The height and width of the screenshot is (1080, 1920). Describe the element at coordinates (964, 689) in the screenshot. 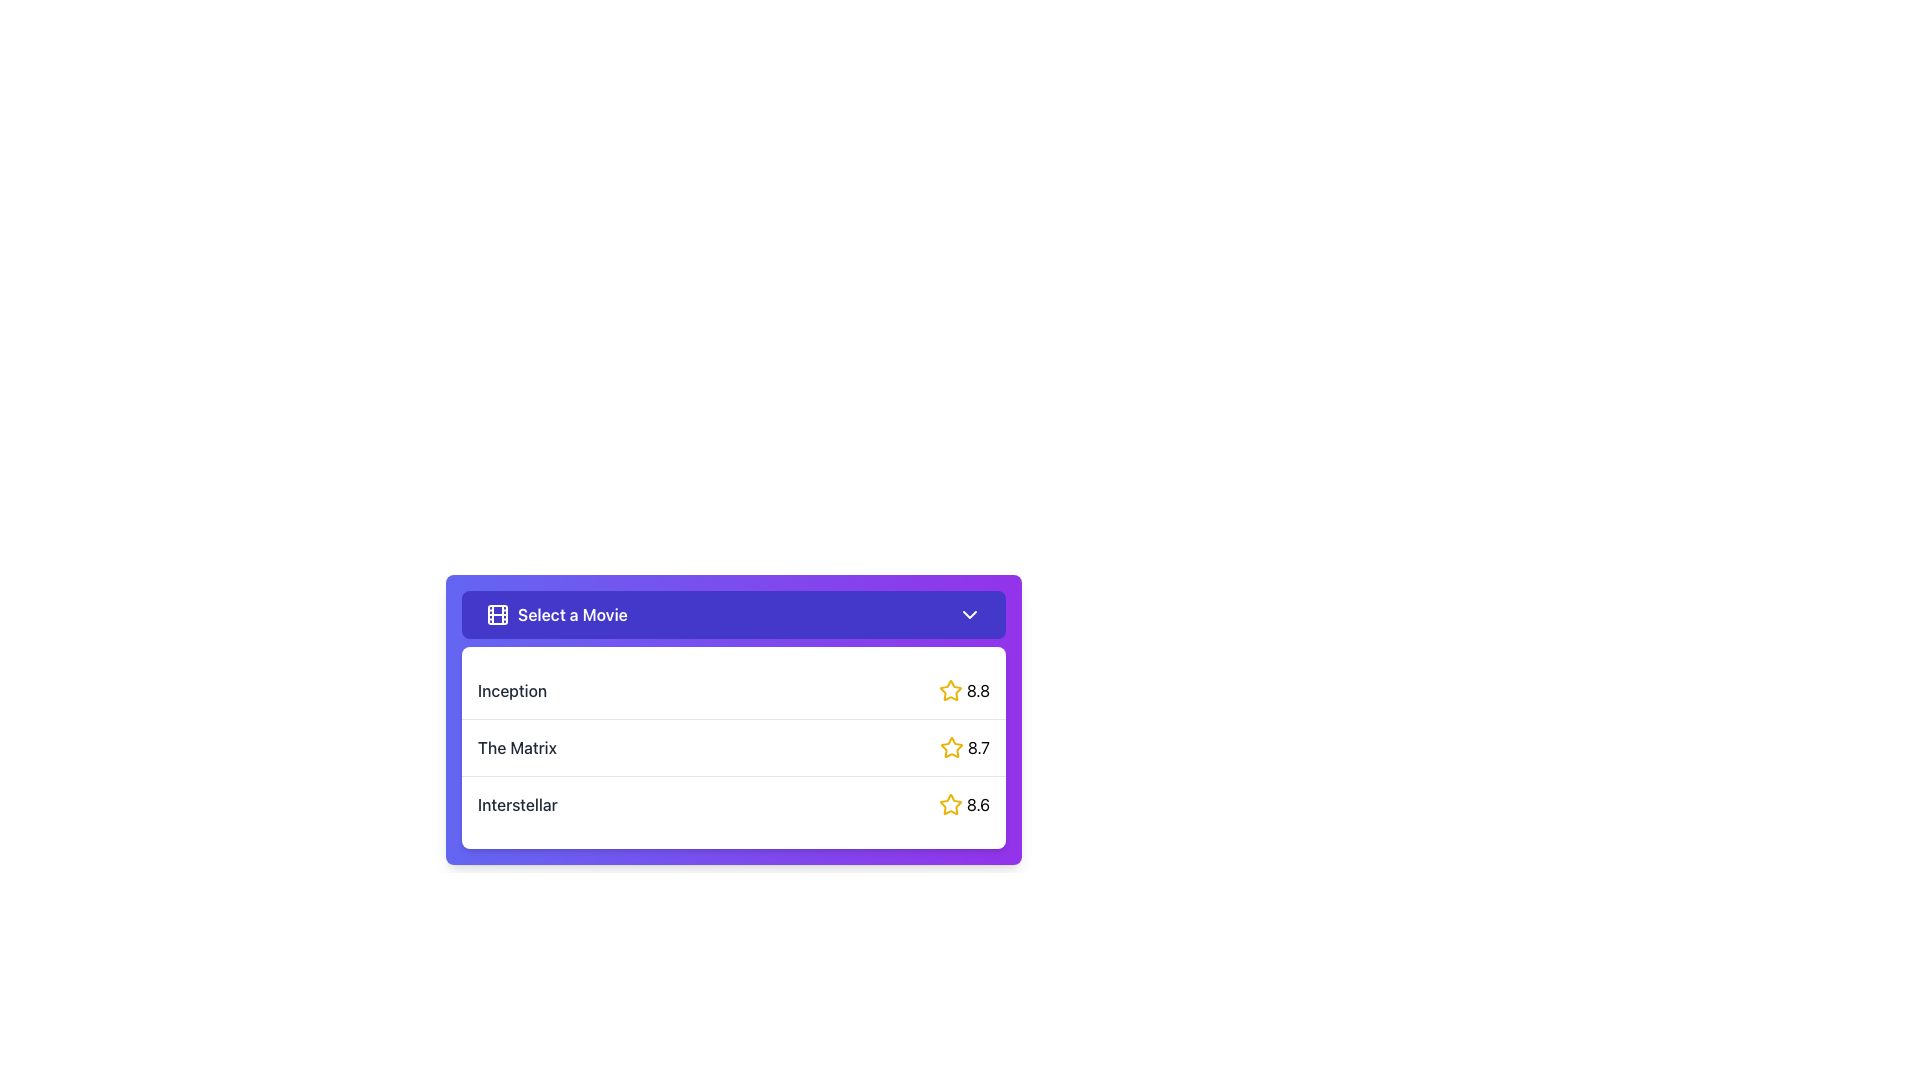

I see `rating value of the movie 'Inception' displayed as an Icon-text pair located on the right side of the first list item in the 'Select a Movie' section` at that location.